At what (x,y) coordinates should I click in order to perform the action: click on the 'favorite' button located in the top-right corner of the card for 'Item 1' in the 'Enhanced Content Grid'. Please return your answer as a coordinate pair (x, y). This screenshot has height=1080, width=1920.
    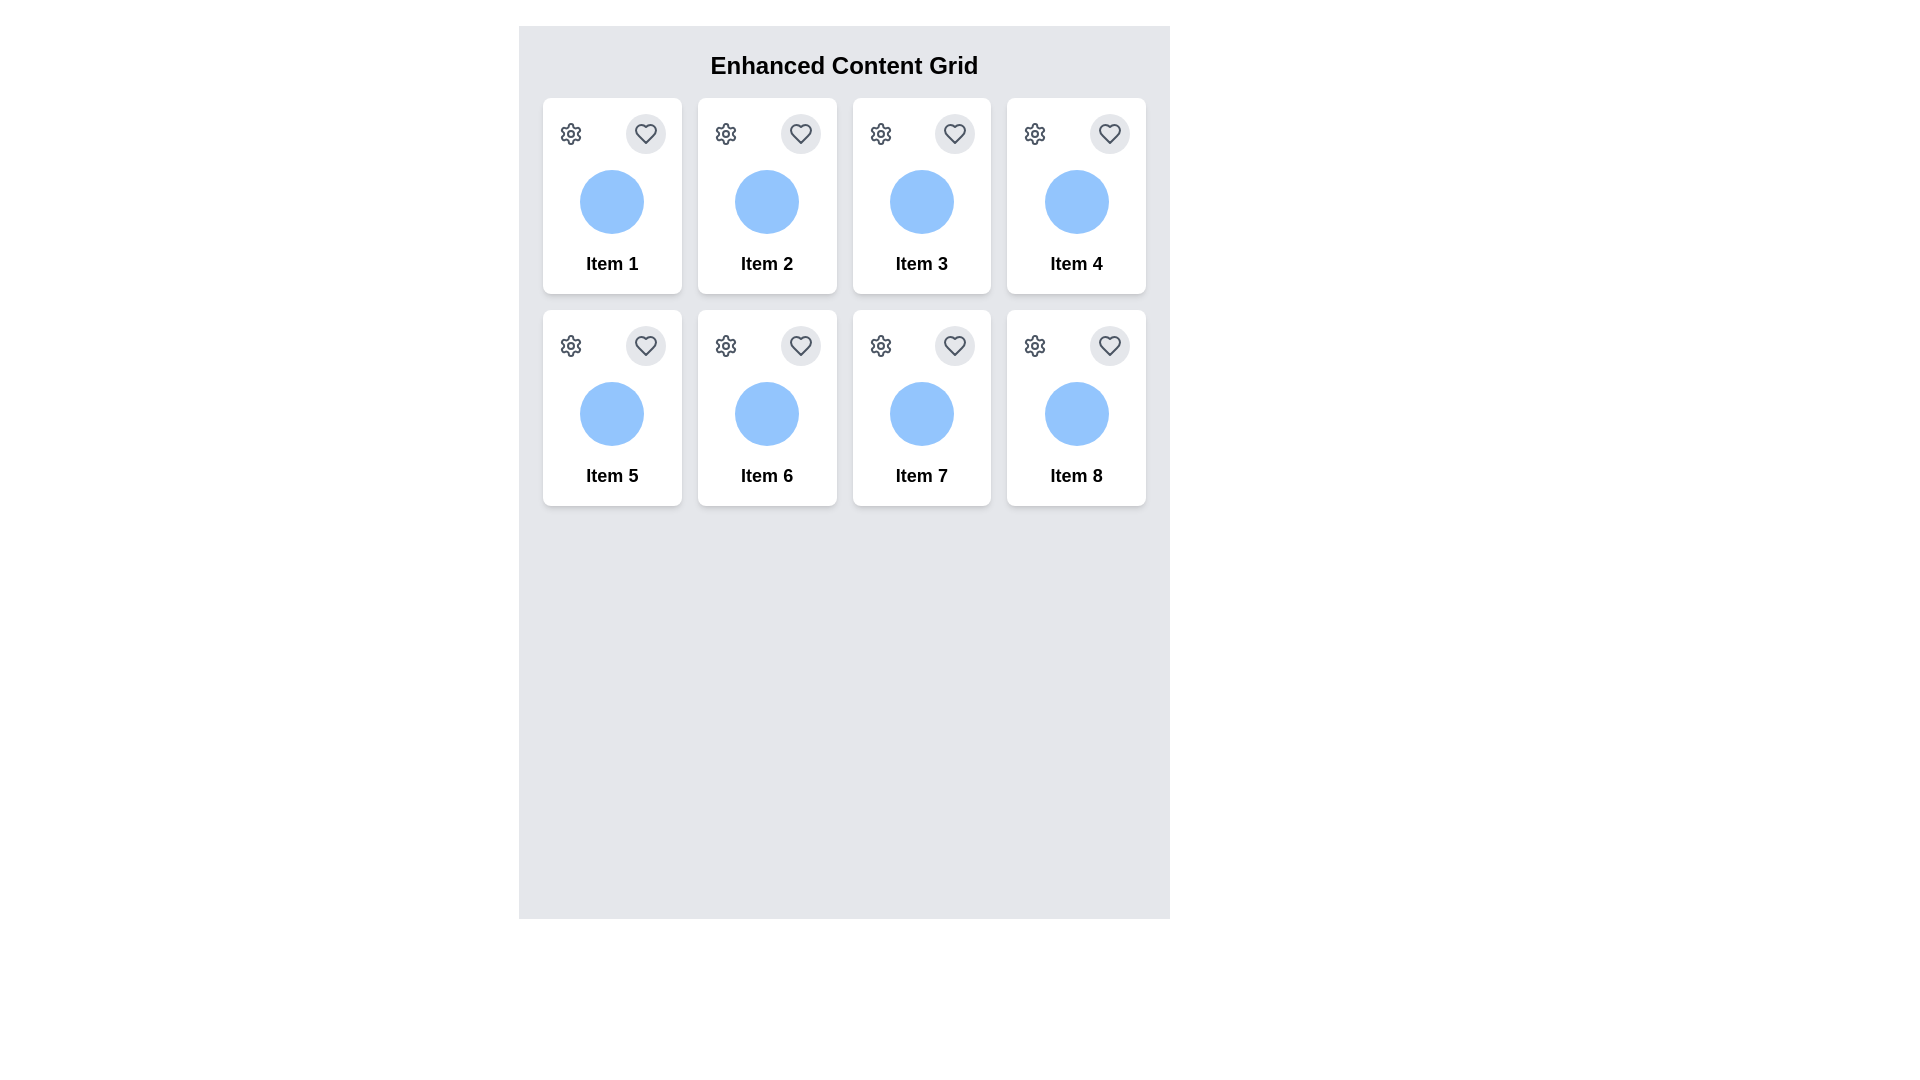
    Looking at the image, I should click on (645, 134).